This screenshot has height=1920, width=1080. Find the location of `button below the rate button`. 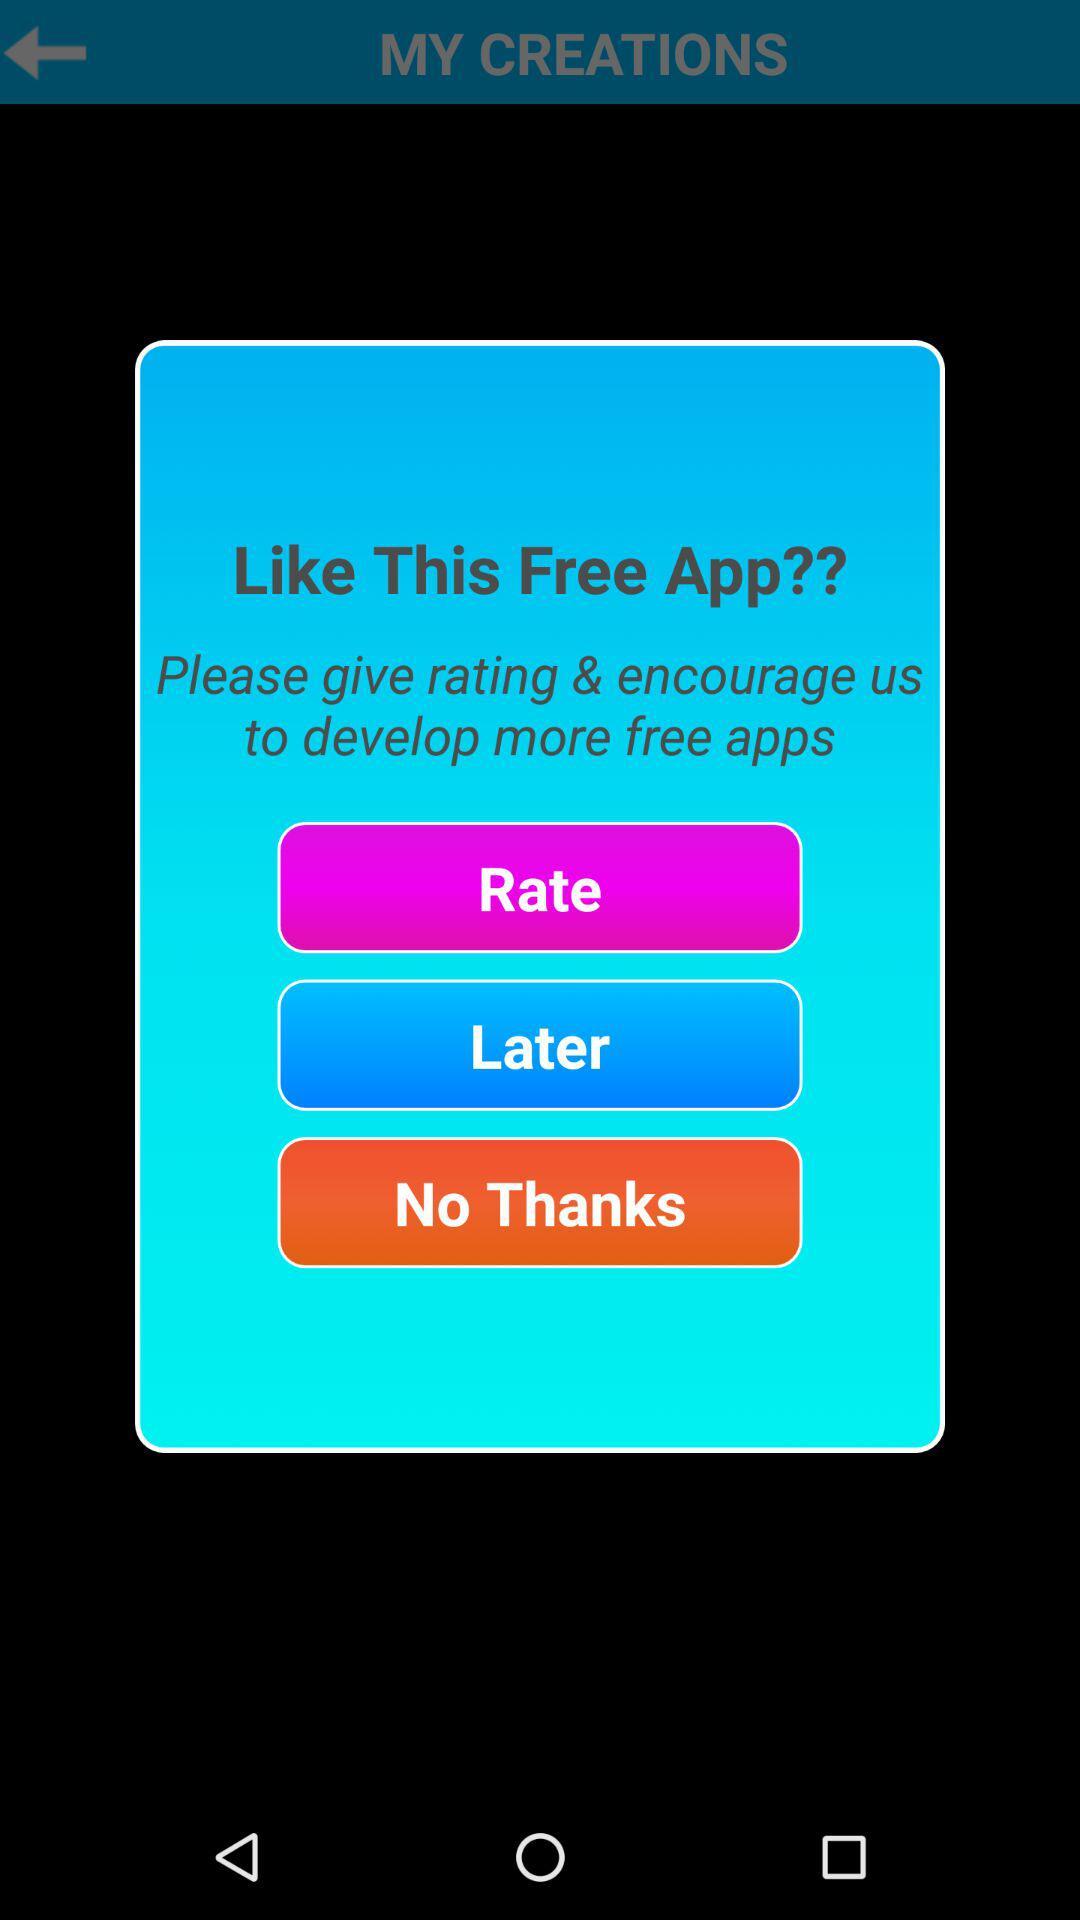

button below the rate button is located at coordinates (540, 1044).